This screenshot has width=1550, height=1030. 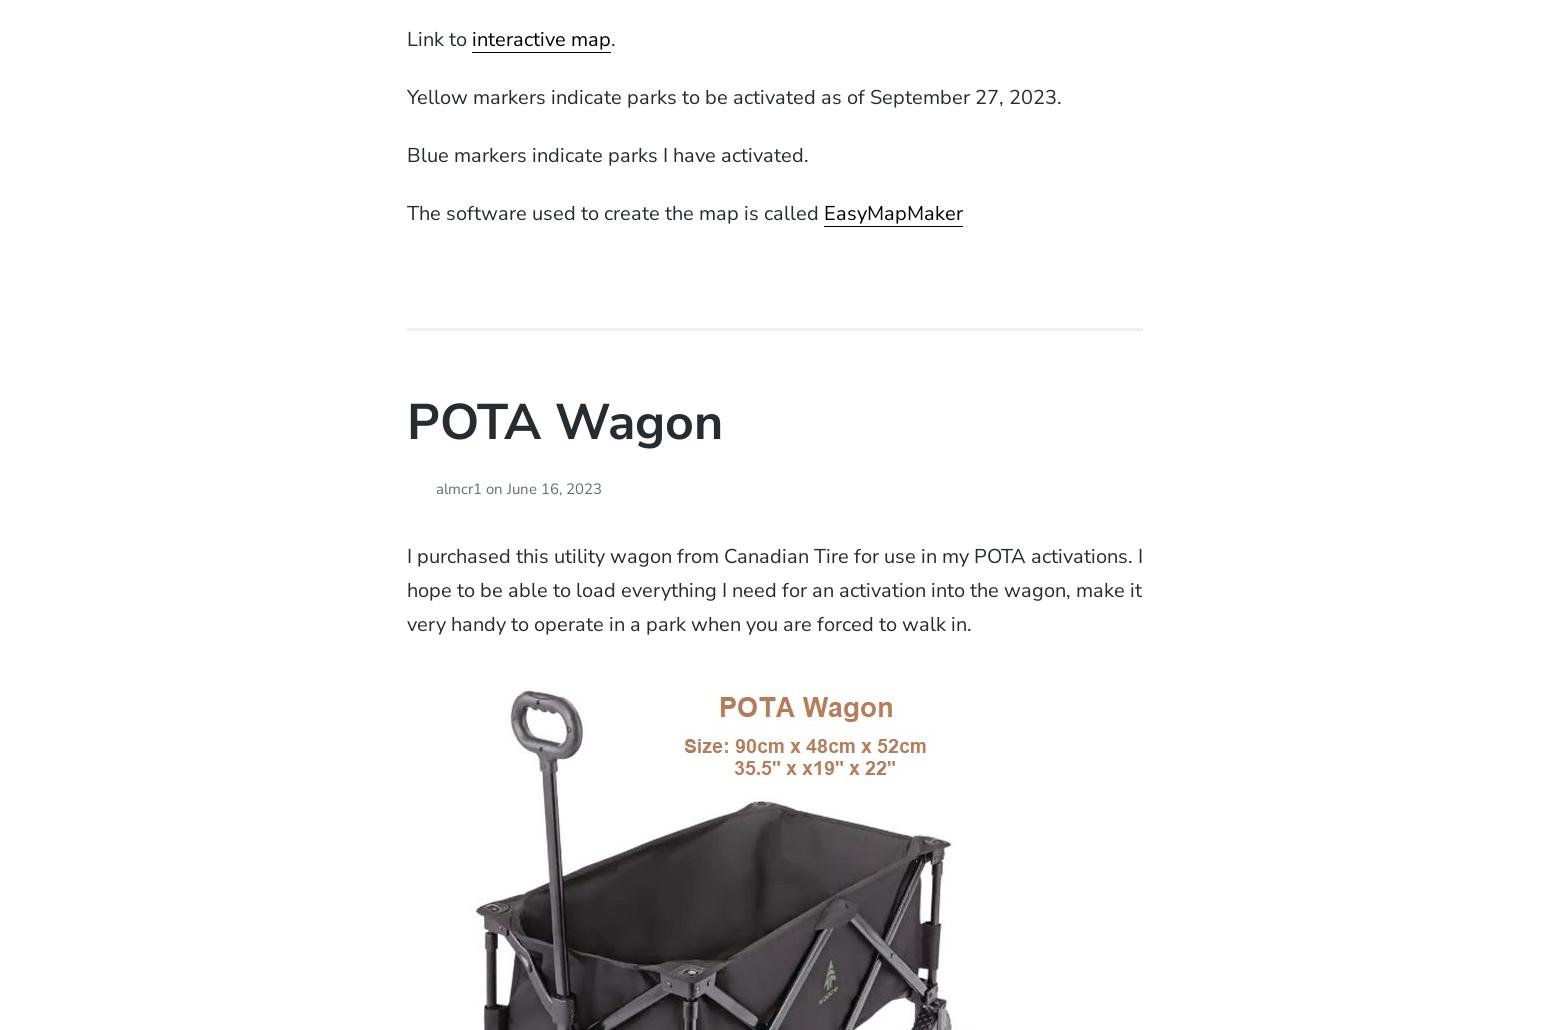 I want to click on 'POTA Wagon', so click(x=564, y=422).